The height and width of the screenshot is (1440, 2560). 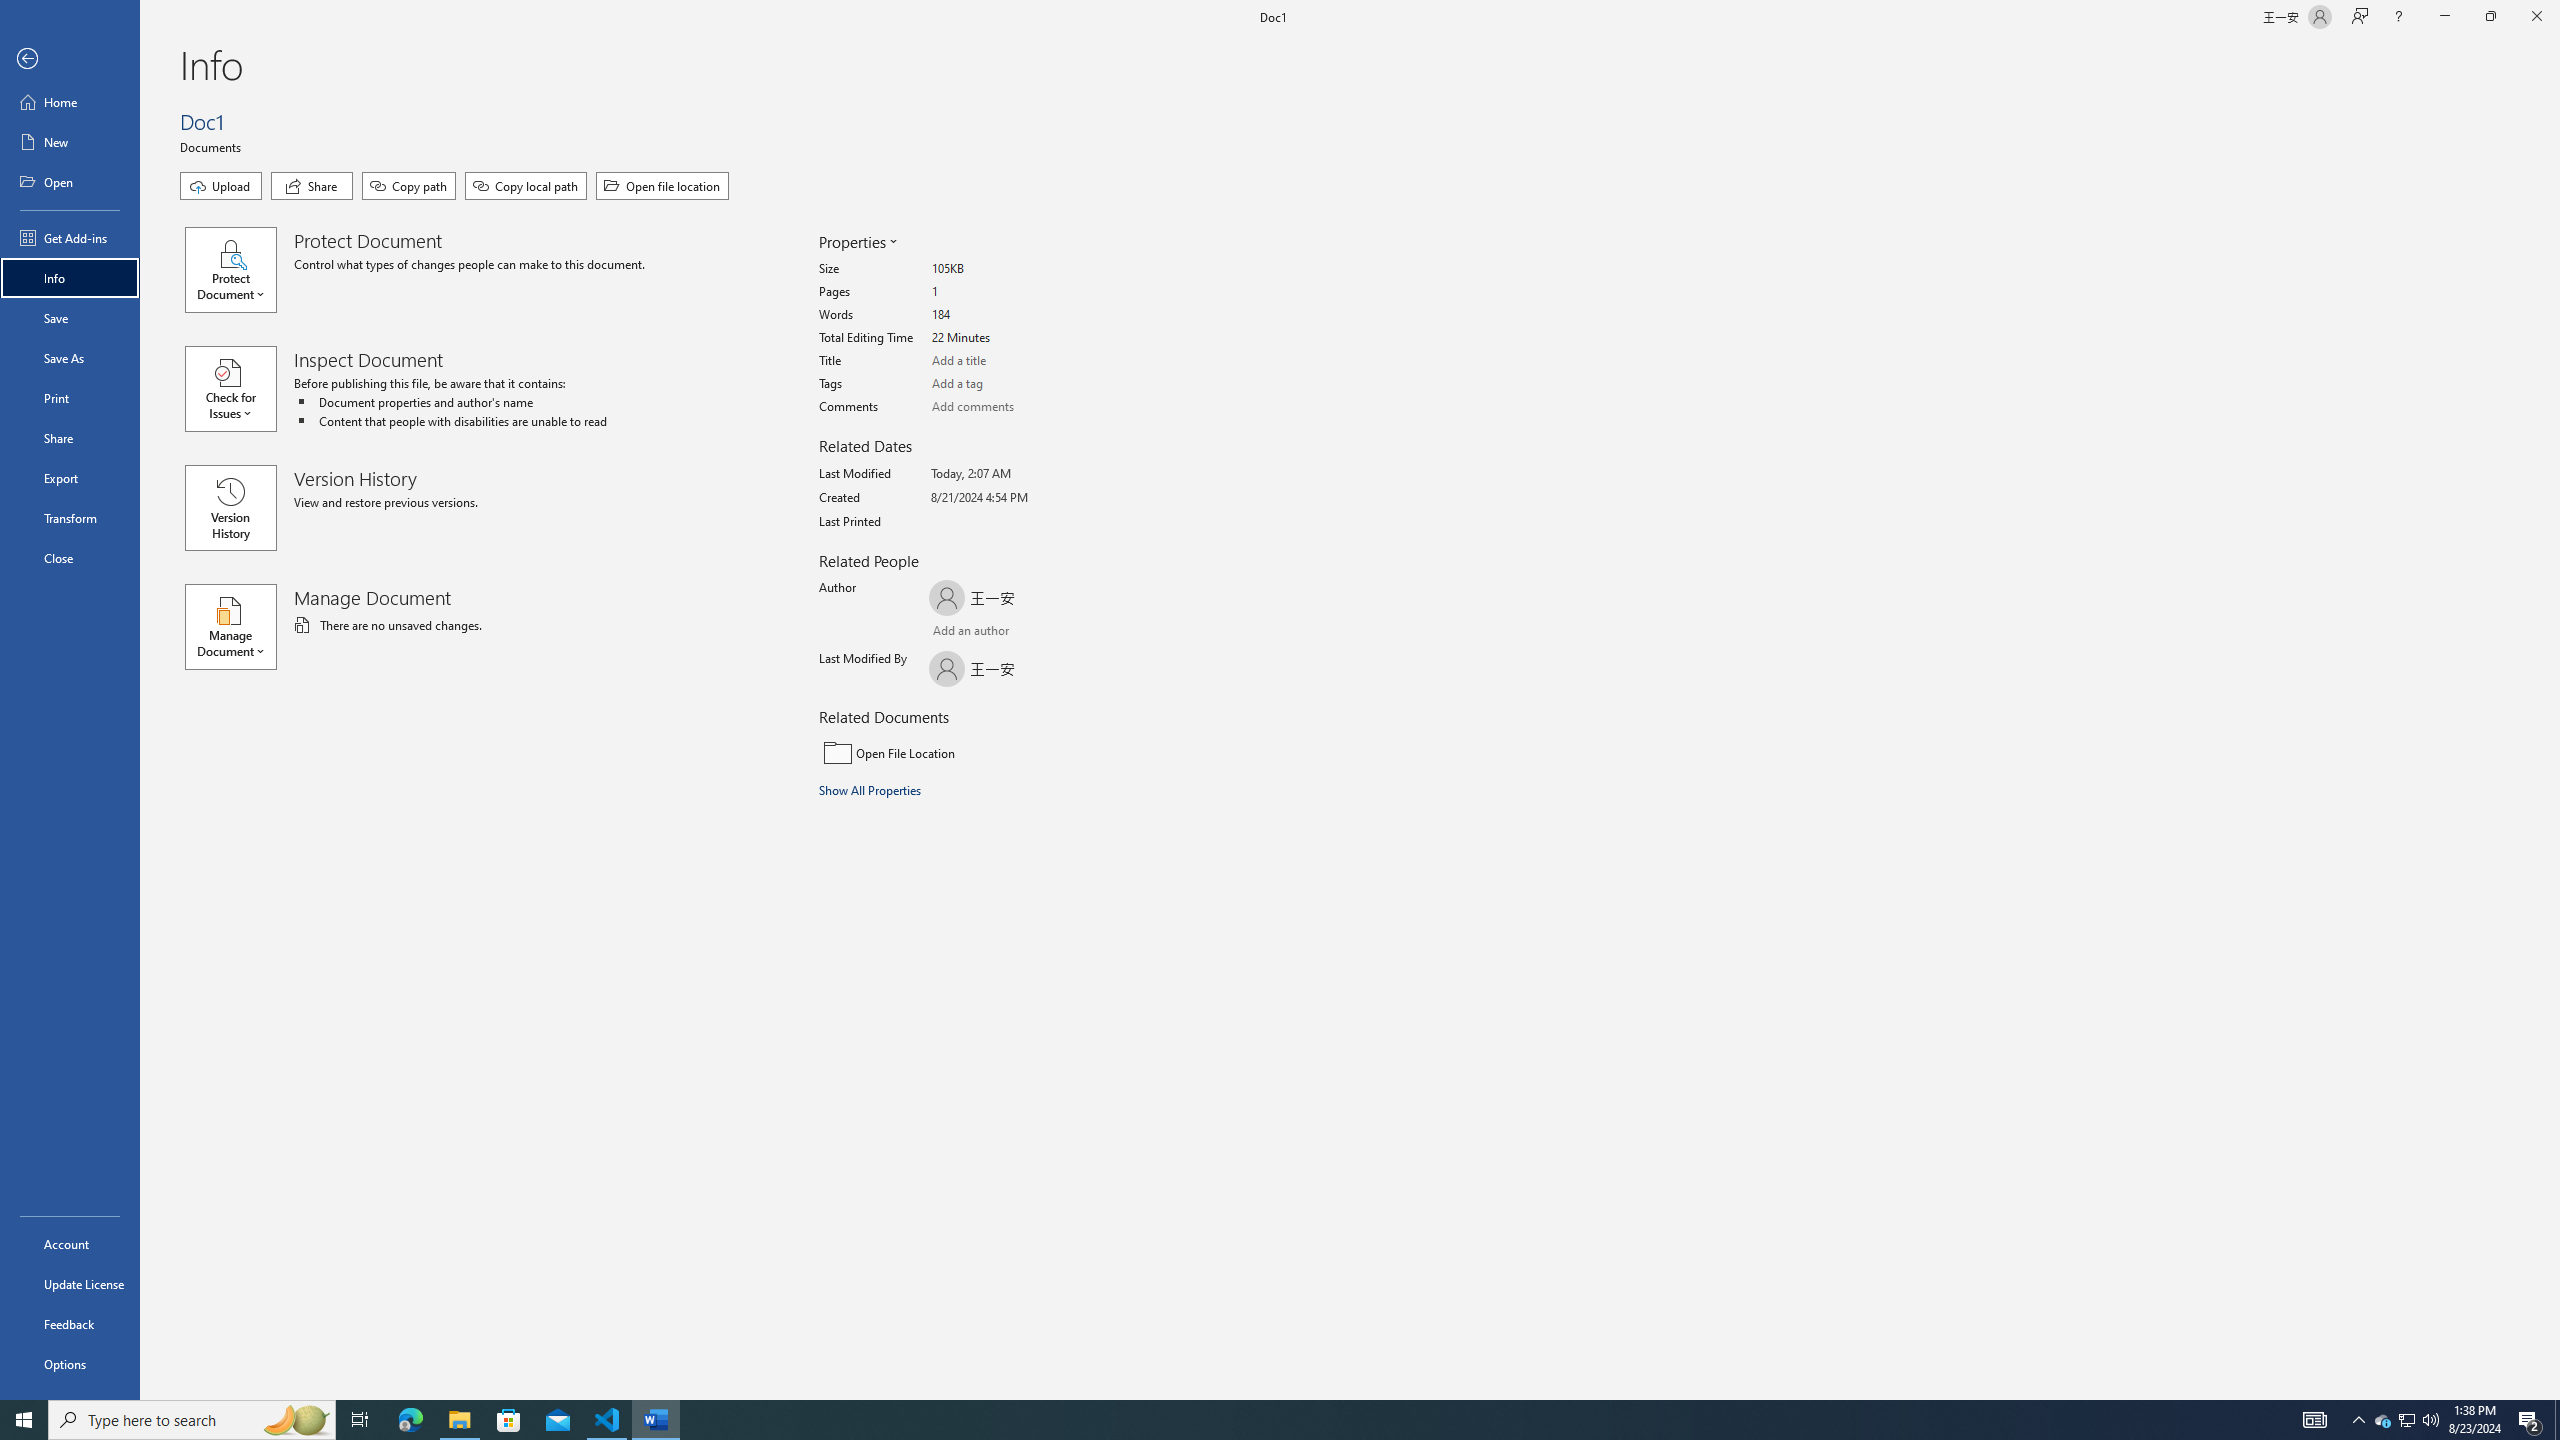 I want to click on 'Check for Issues', so click(x=239, y=387).